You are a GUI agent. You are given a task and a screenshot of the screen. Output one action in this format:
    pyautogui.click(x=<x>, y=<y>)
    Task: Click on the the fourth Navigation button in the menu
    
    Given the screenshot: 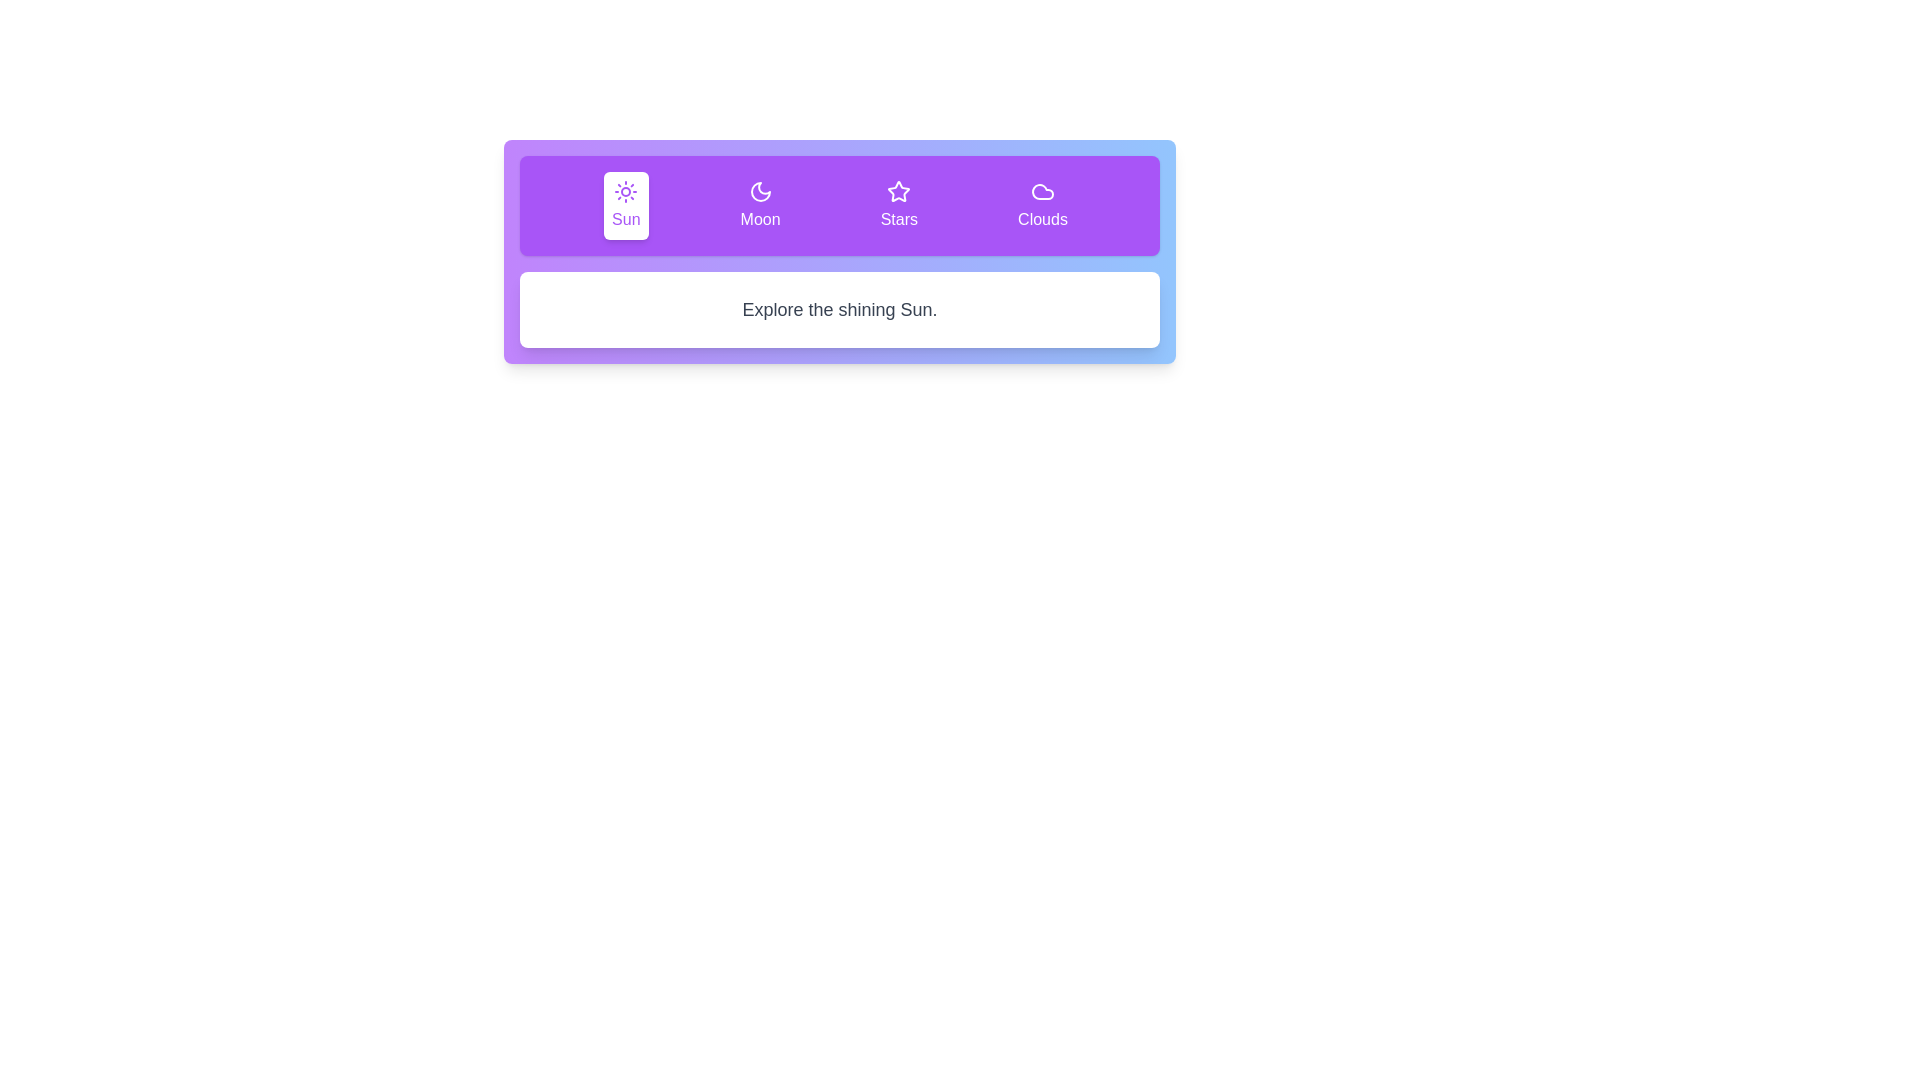 What is the action you would take?
    pyautogui.click(x=1041, y=205)
    